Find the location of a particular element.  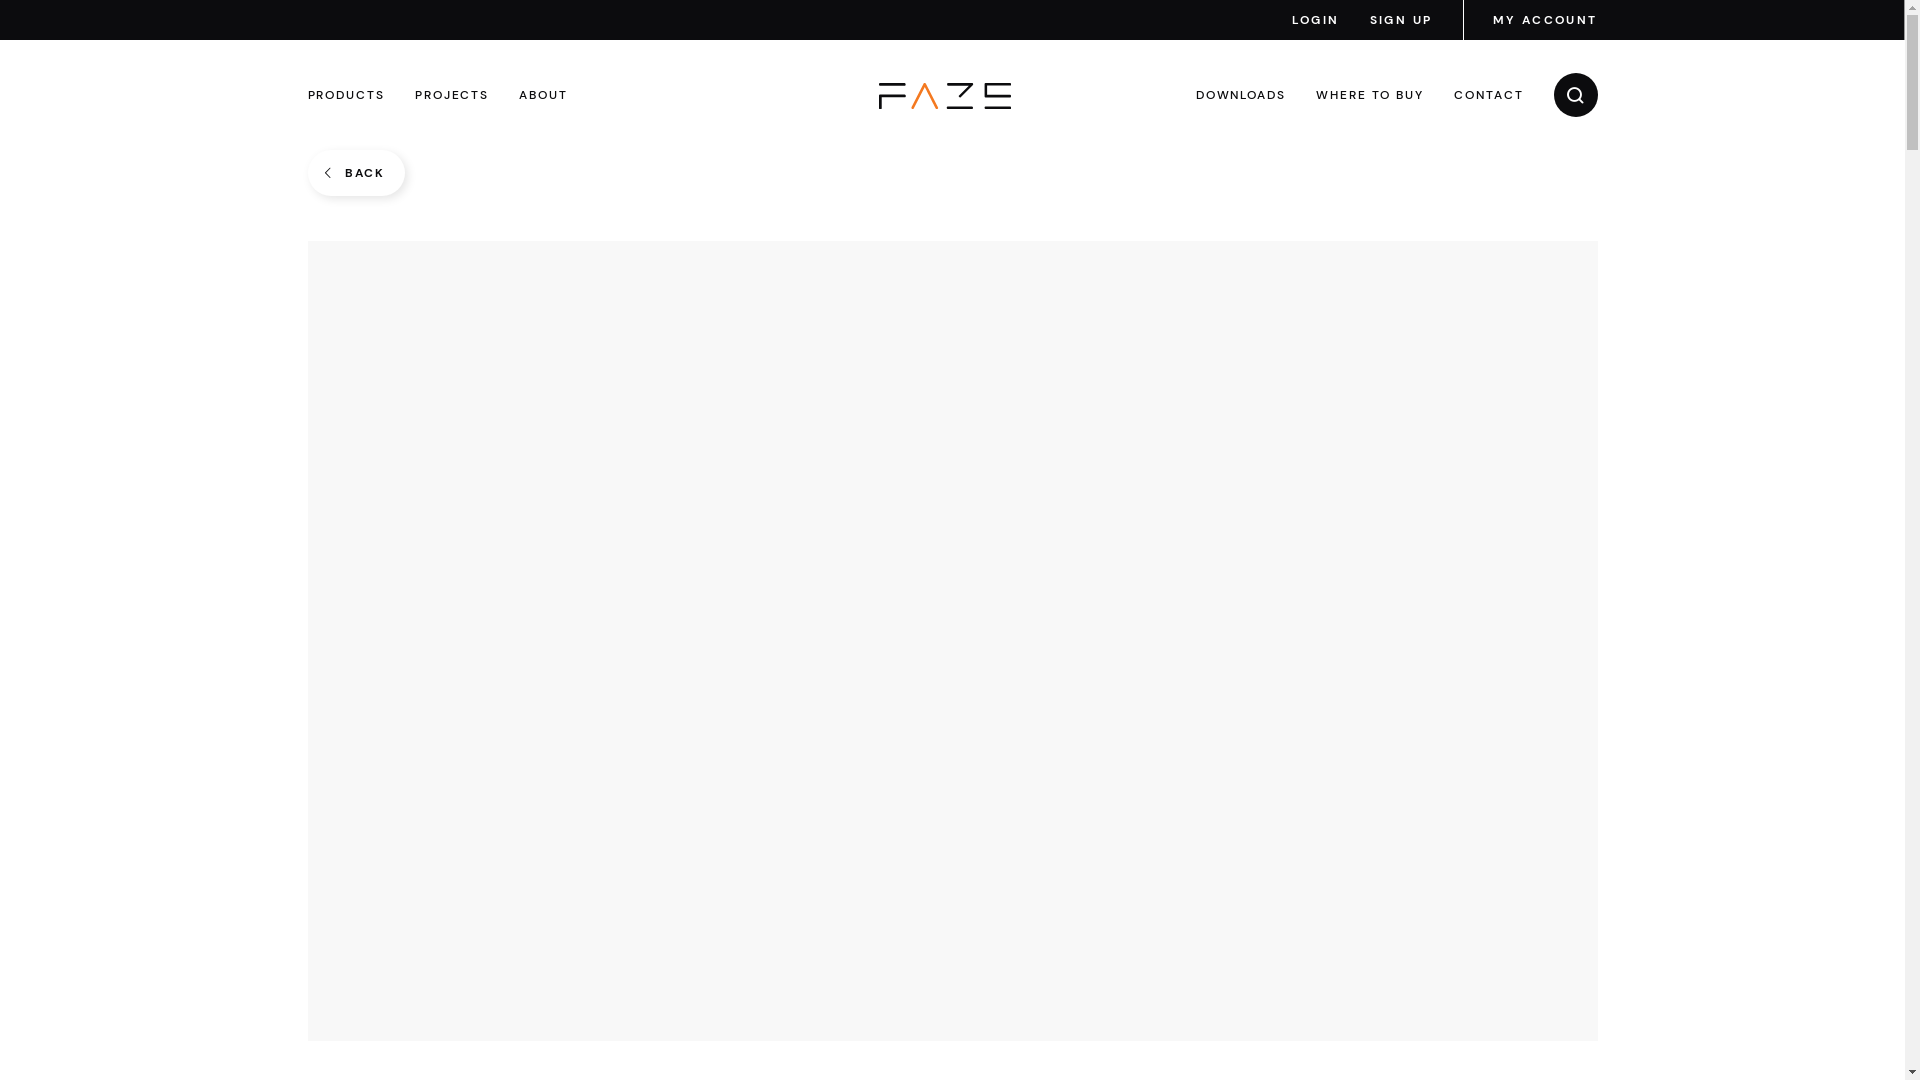

'PROJECTS' is located at coordinates (450, 95).